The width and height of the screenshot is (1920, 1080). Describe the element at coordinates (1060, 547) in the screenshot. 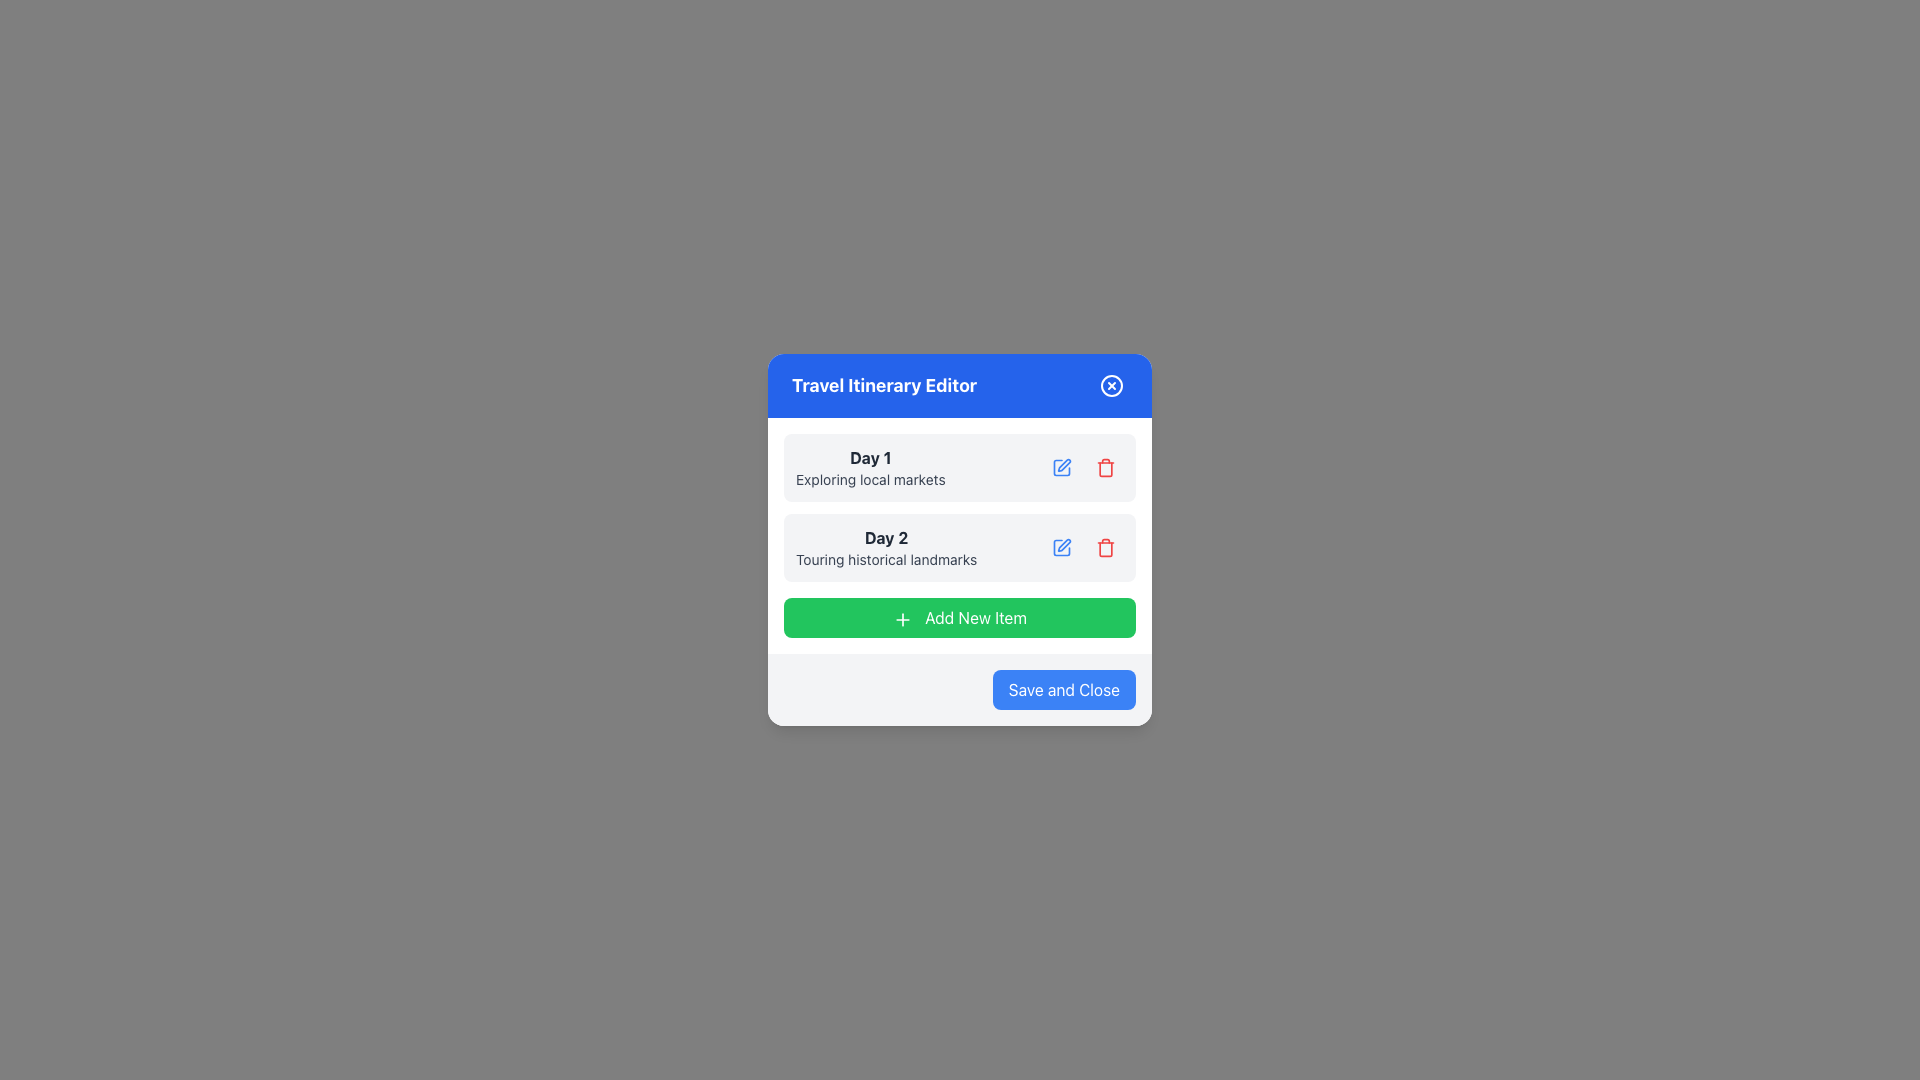

I see `the editing options button for the second item in the travel itinerary list, located in the 'Travel Itinerary Editor' section, adjacent to the 'Touring historical landmarks' label and a red trash bin icon` at that location.